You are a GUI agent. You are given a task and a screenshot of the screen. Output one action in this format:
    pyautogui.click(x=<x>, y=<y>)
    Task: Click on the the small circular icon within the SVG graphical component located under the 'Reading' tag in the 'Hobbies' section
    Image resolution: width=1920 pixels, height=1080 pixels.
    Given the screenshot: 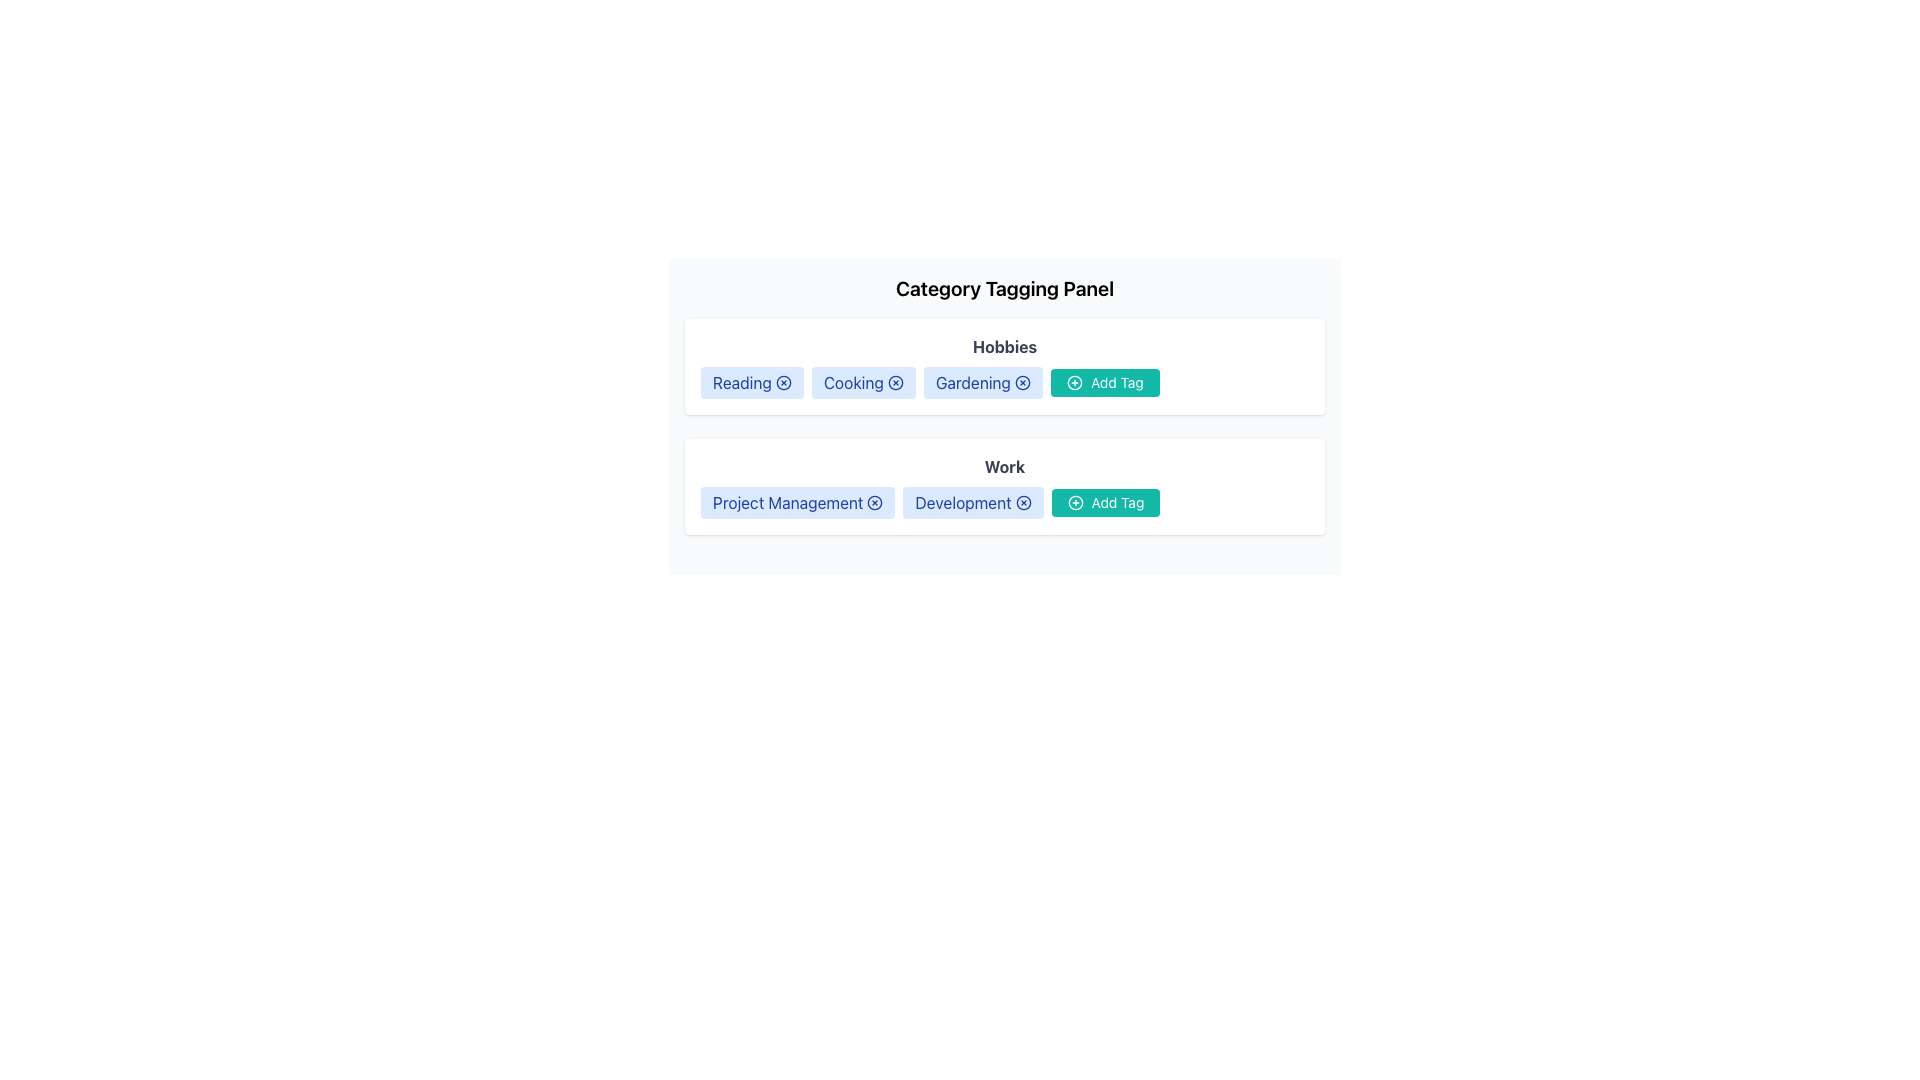 What is the action you would take?
    pyautogui.click(x=782, y=382)
    